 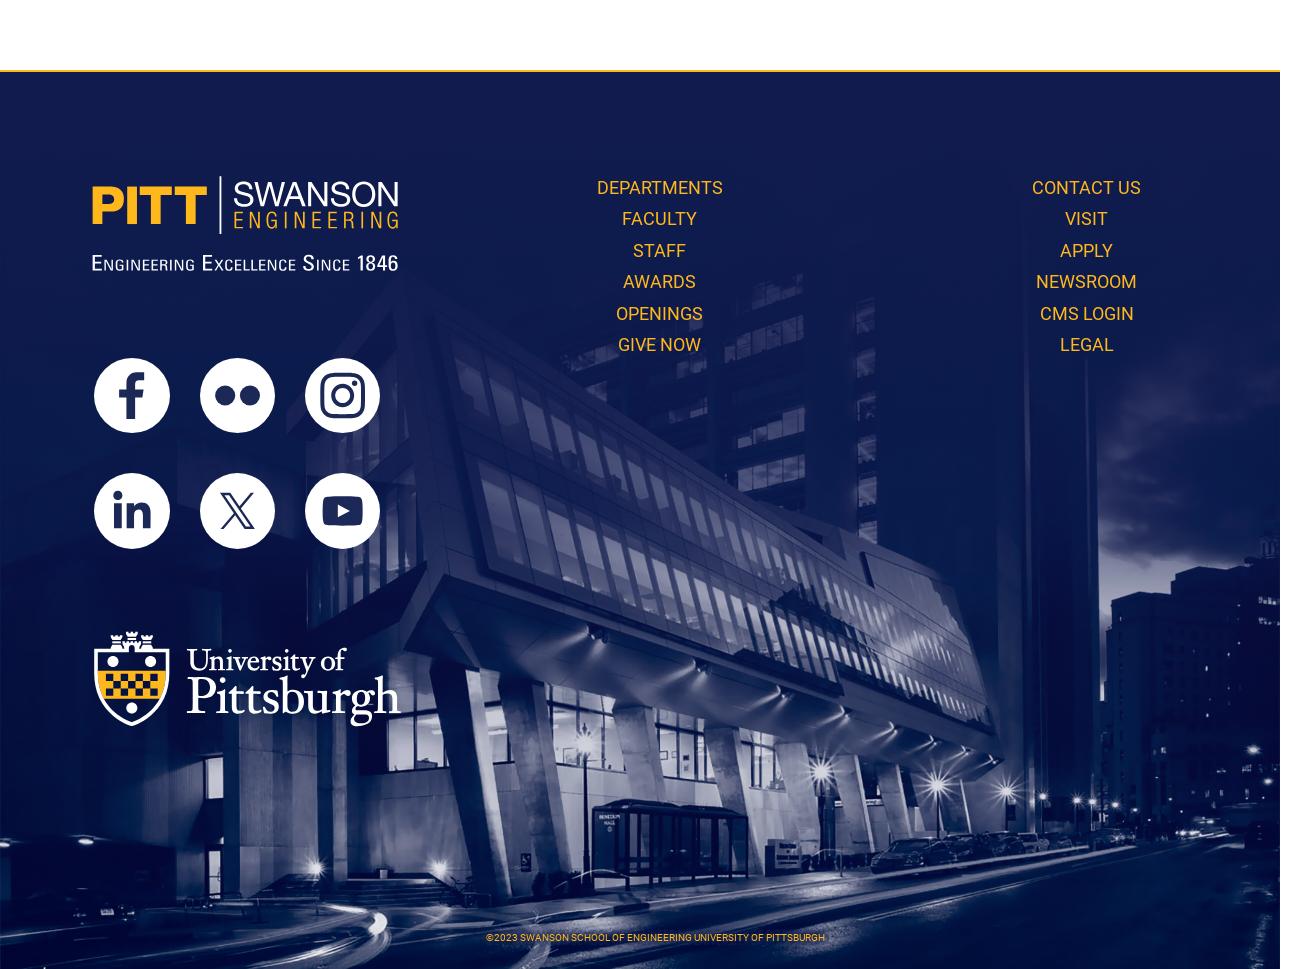 I want to click on 'Awards', so click(x=659, y=281).